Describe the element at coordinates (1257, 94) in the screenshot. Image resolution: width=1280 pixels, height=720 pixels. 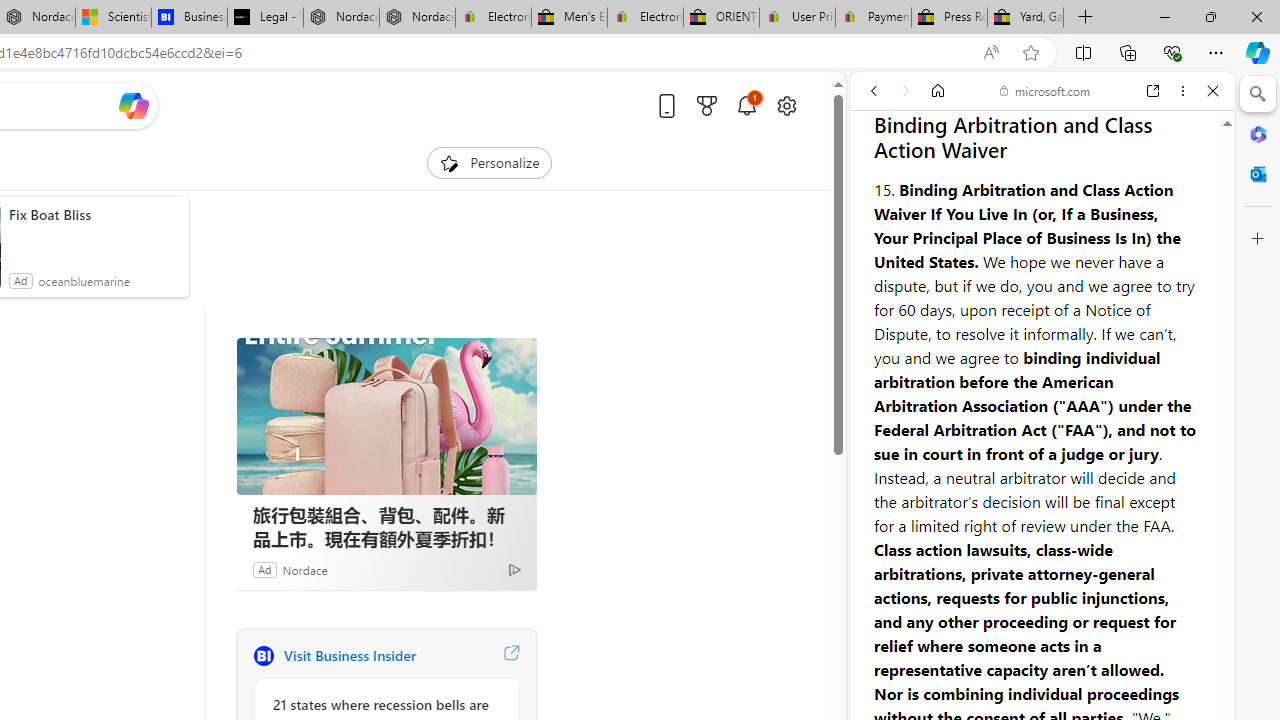
I see `'Minimize Search pane'` at that location.